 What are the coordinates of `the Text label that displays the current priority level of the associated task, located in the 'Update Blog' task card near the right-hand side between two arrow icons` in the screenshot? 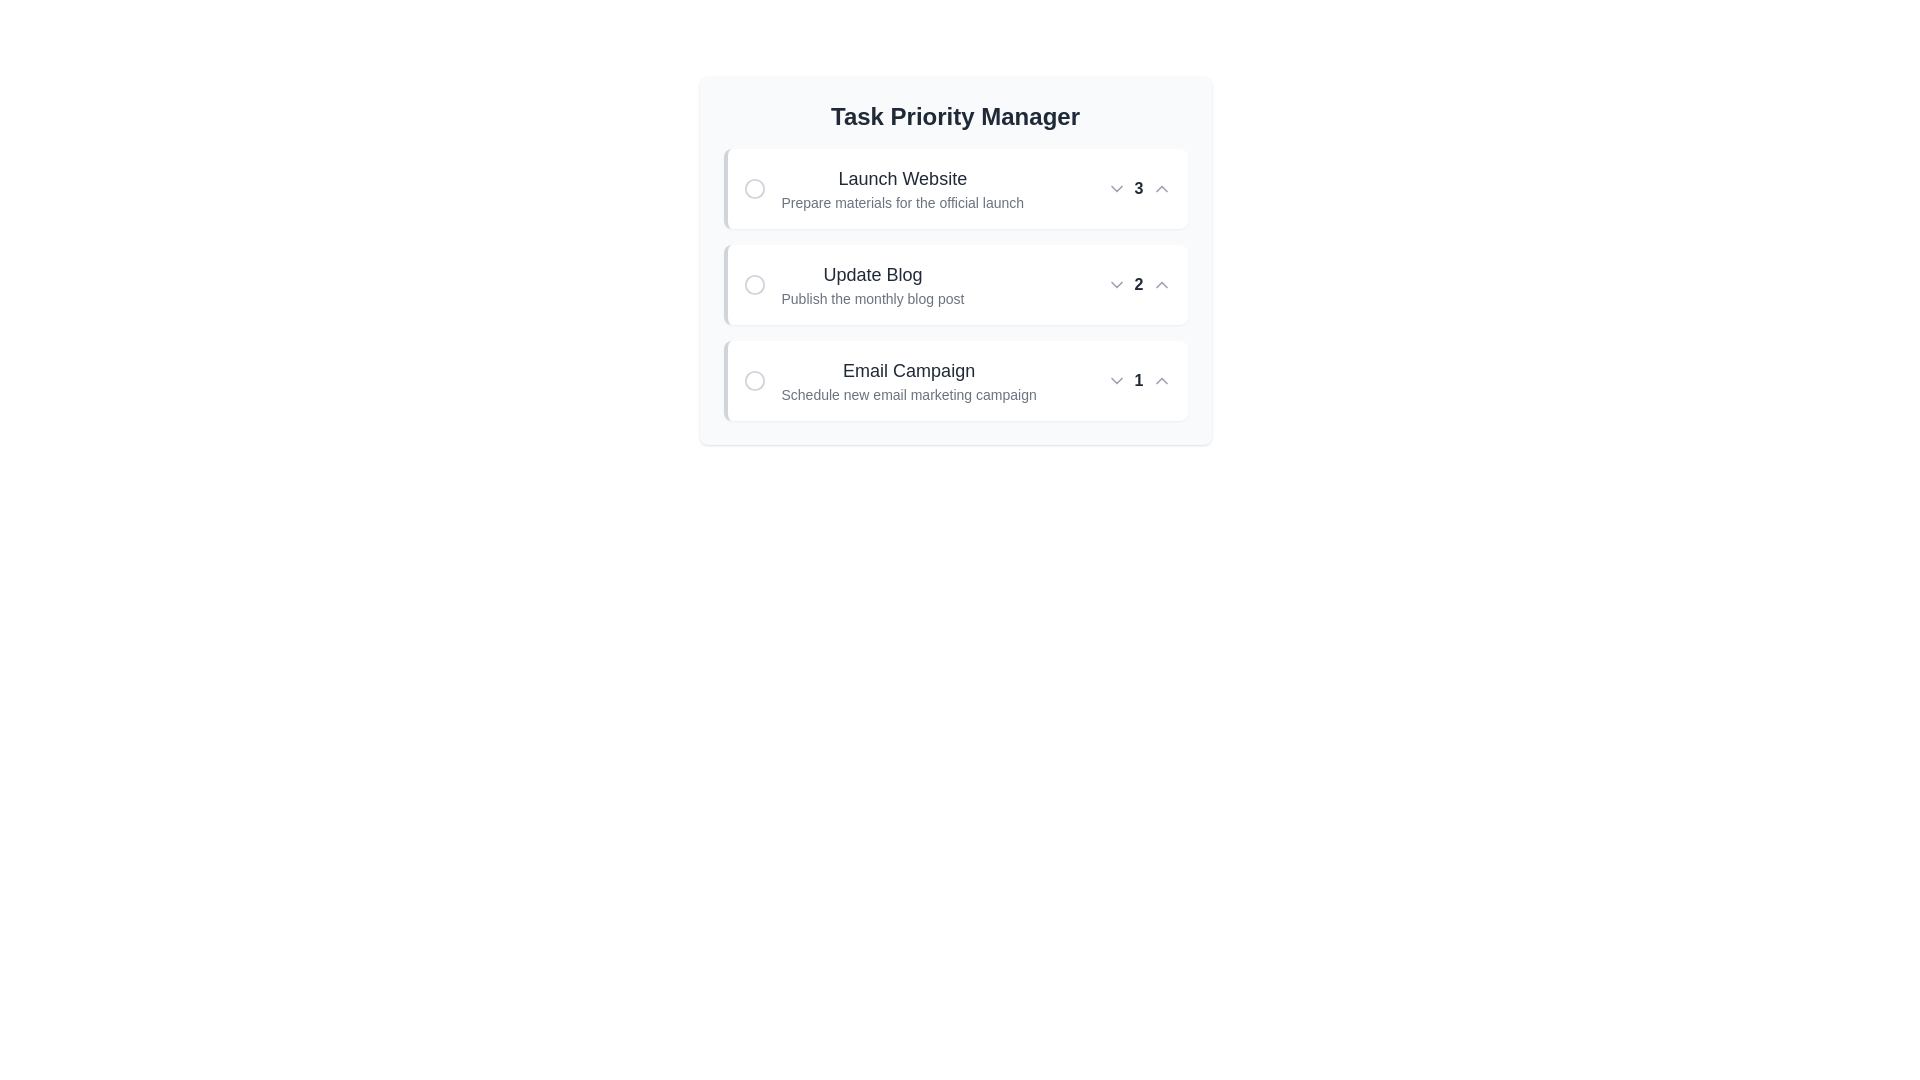 It's located at (1139, 285).